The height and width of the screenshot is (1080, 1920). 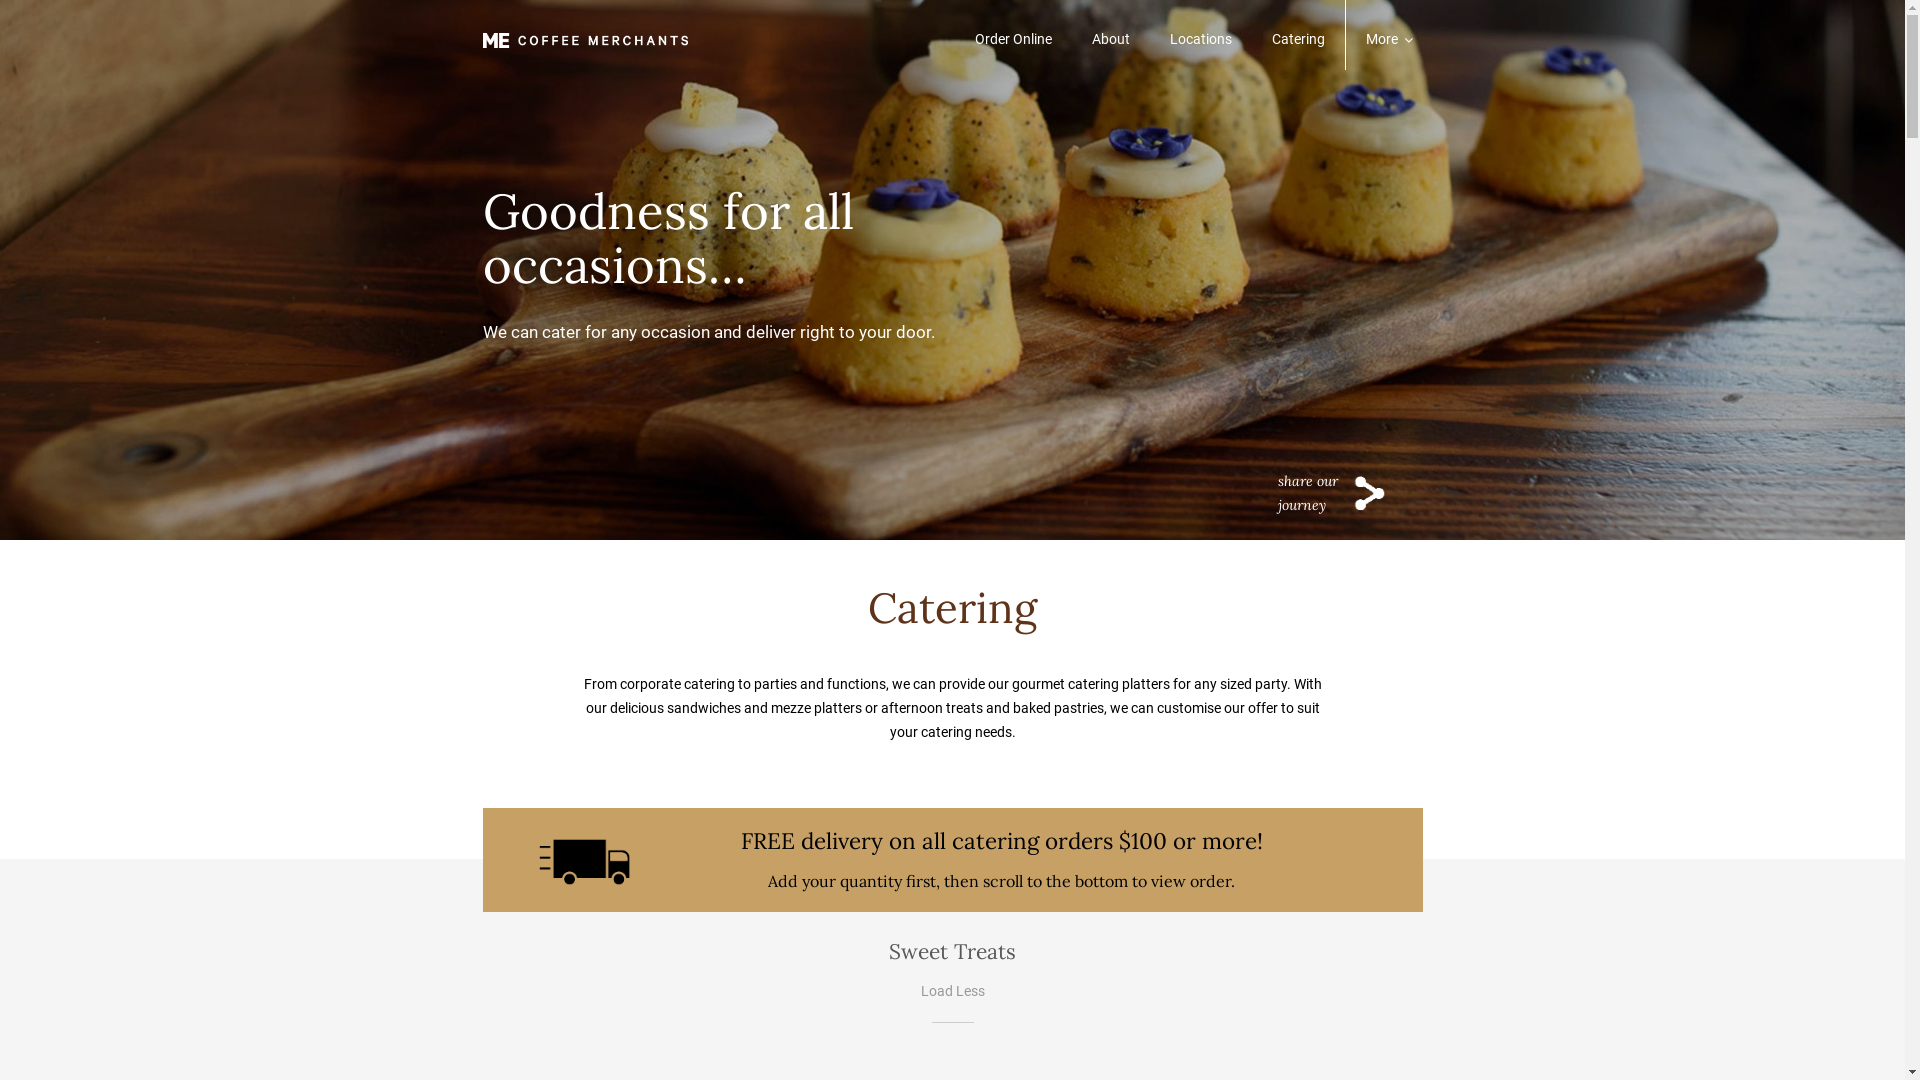 I want to click on 'Locations', so click(x=1200, y=38).